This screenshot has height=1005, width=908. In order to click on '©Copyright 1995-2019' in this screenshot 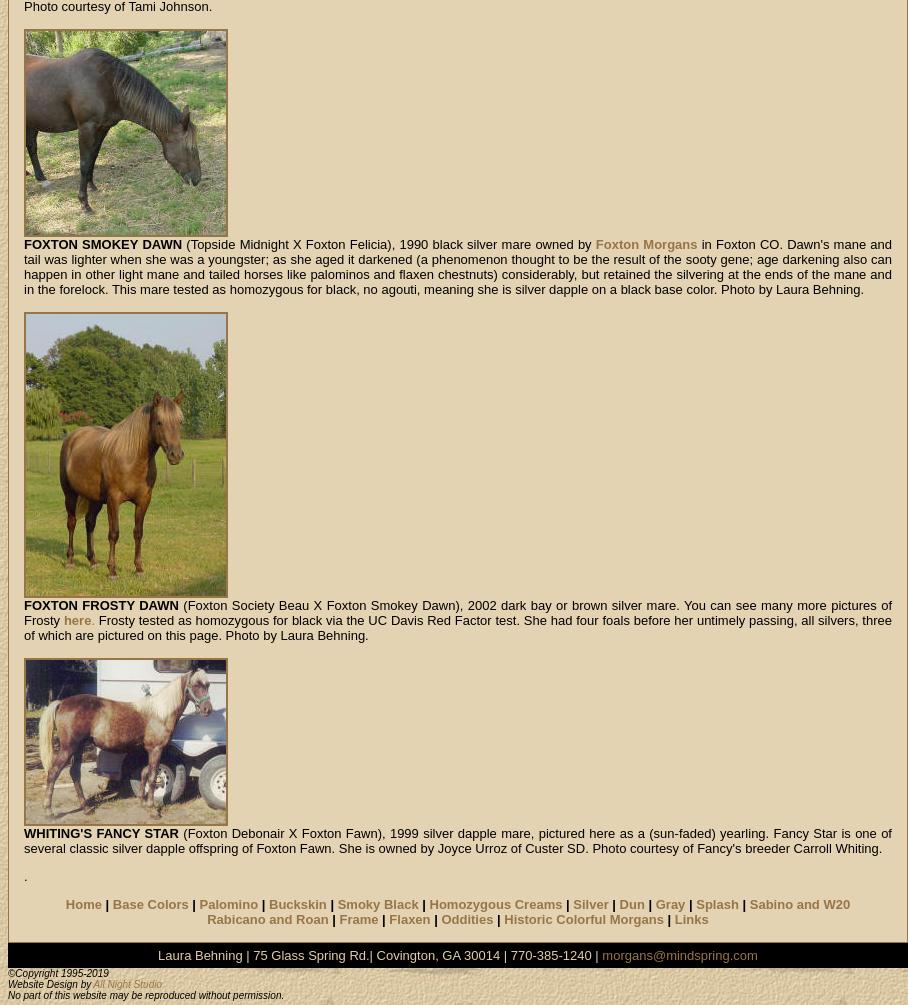, I will do `click(58, 972)`.